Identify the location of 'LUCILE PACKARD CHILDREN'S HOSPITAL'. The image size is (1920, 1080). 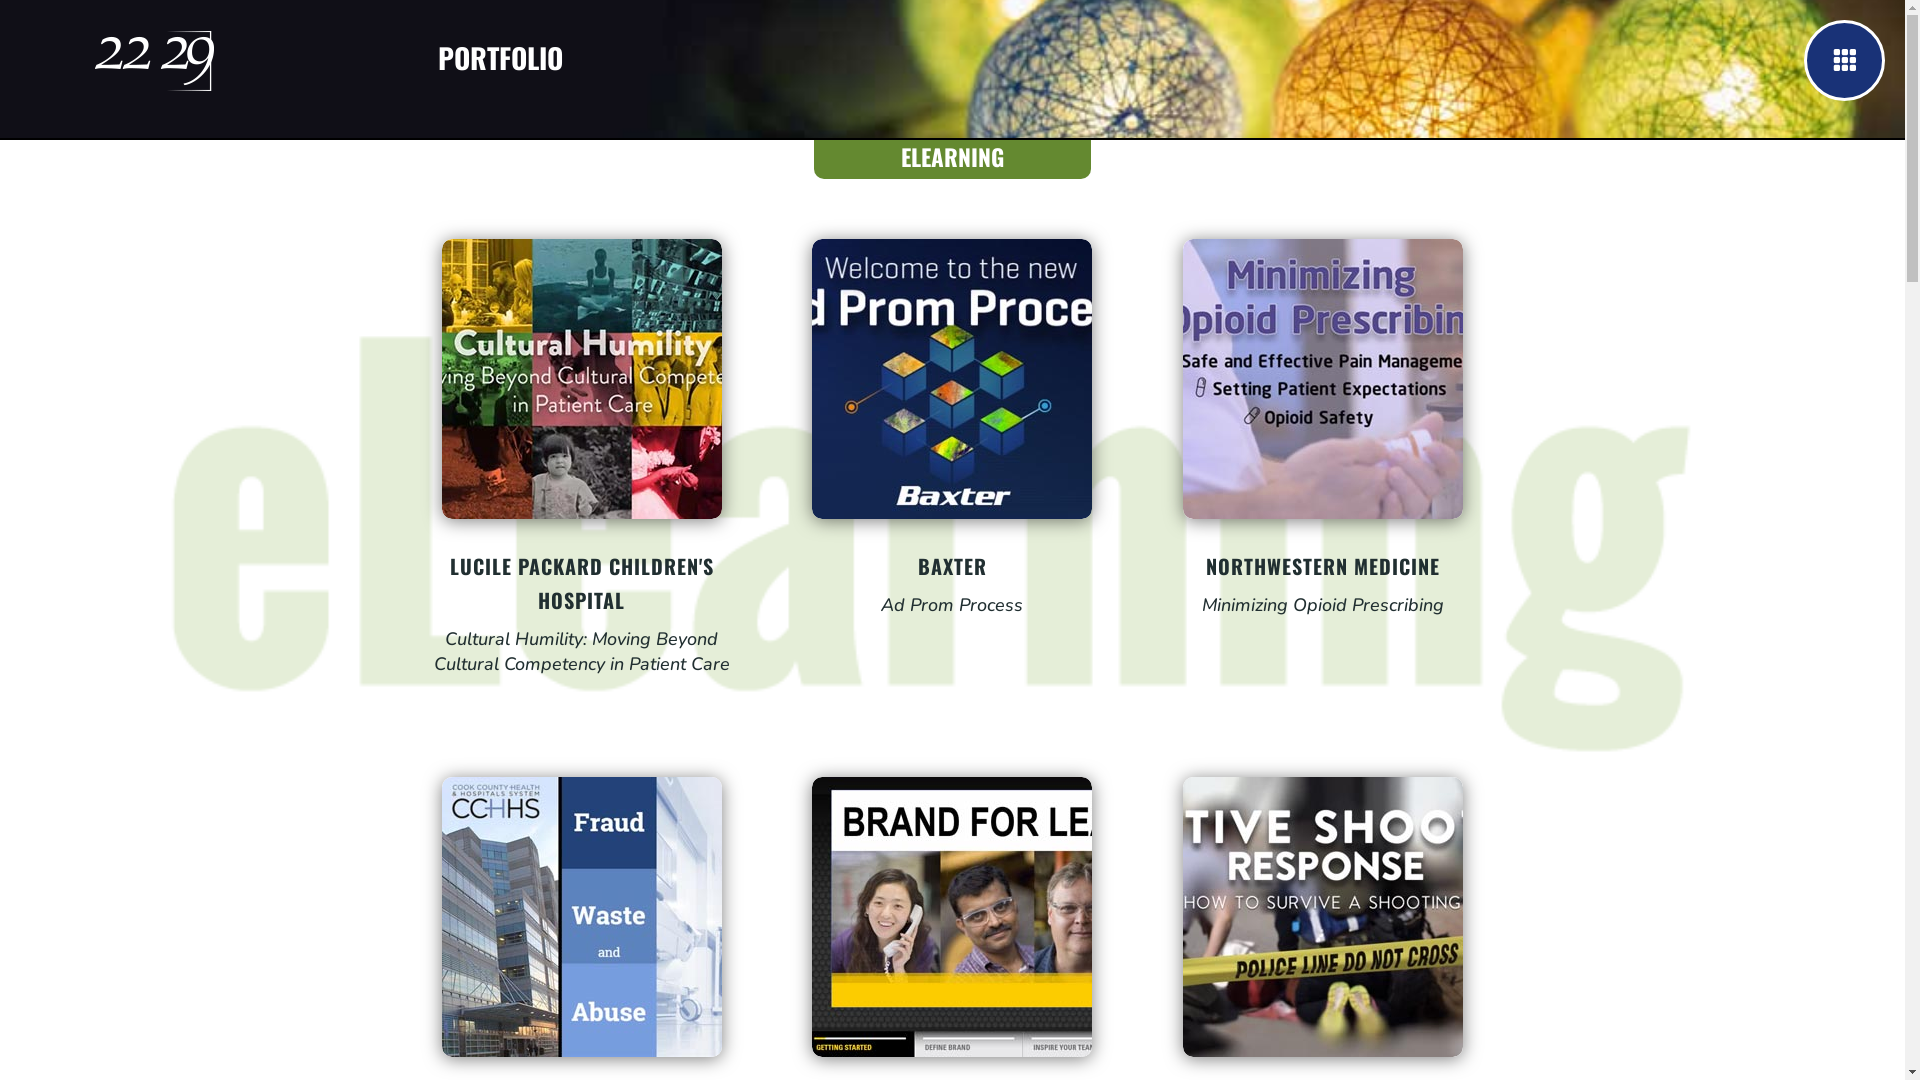
(449, 582).